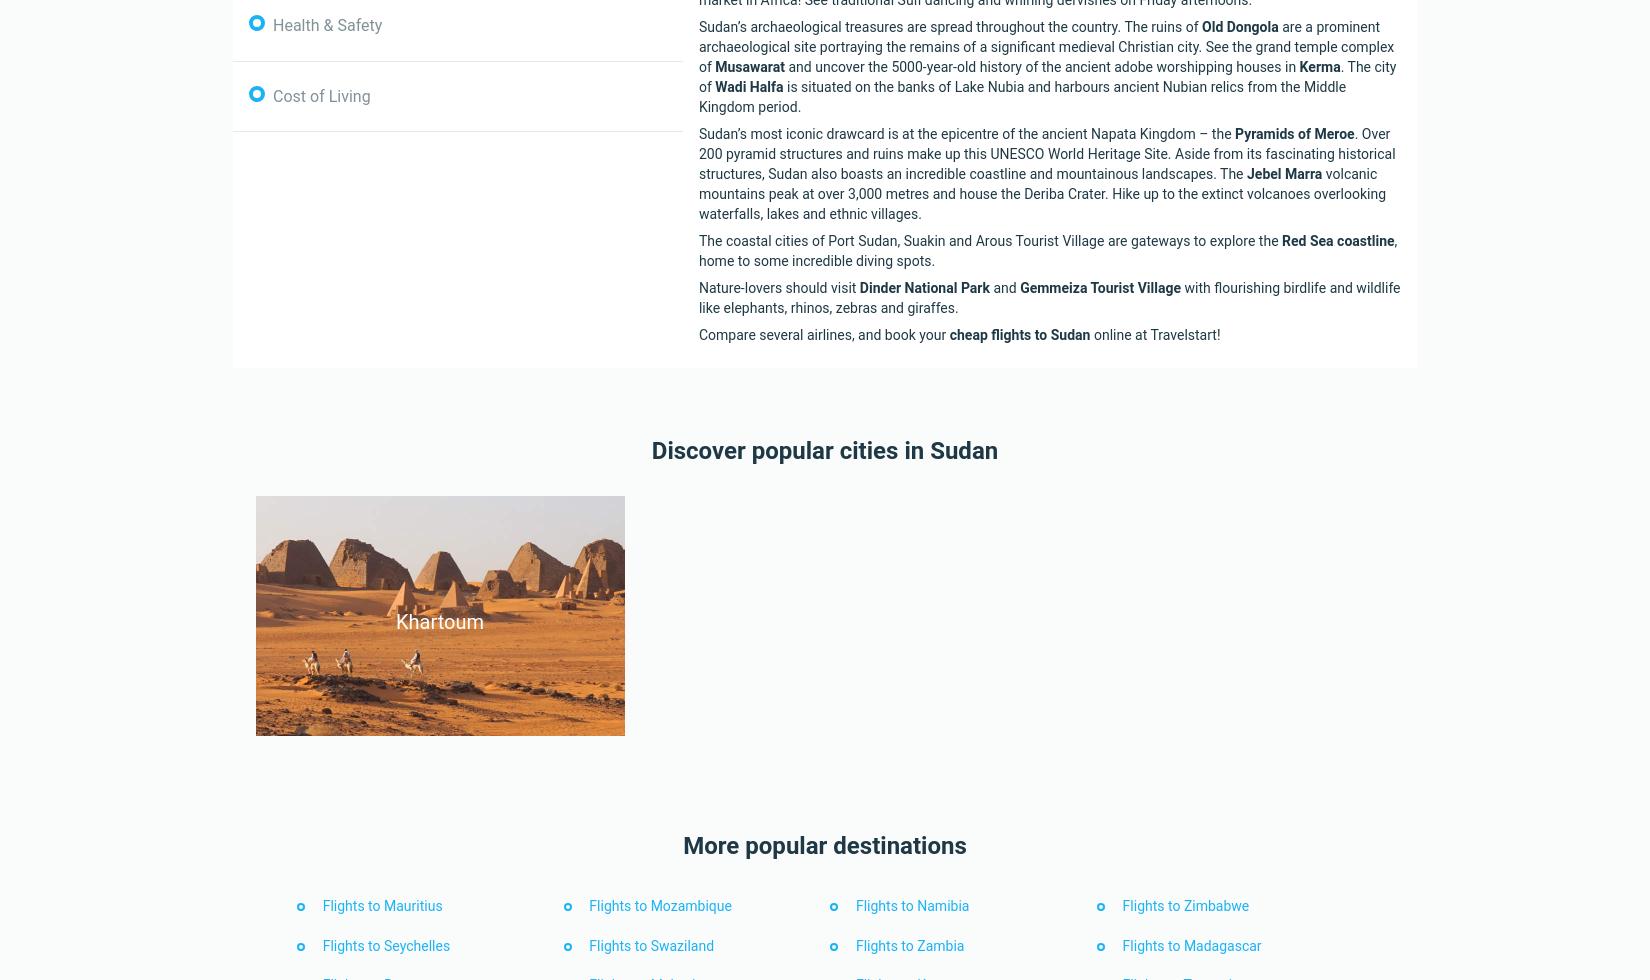  What do you see at coordinates (1155, 333) in the screenshot?
I see `'online at Travelstart!'` at bounding box center [1155, 333].